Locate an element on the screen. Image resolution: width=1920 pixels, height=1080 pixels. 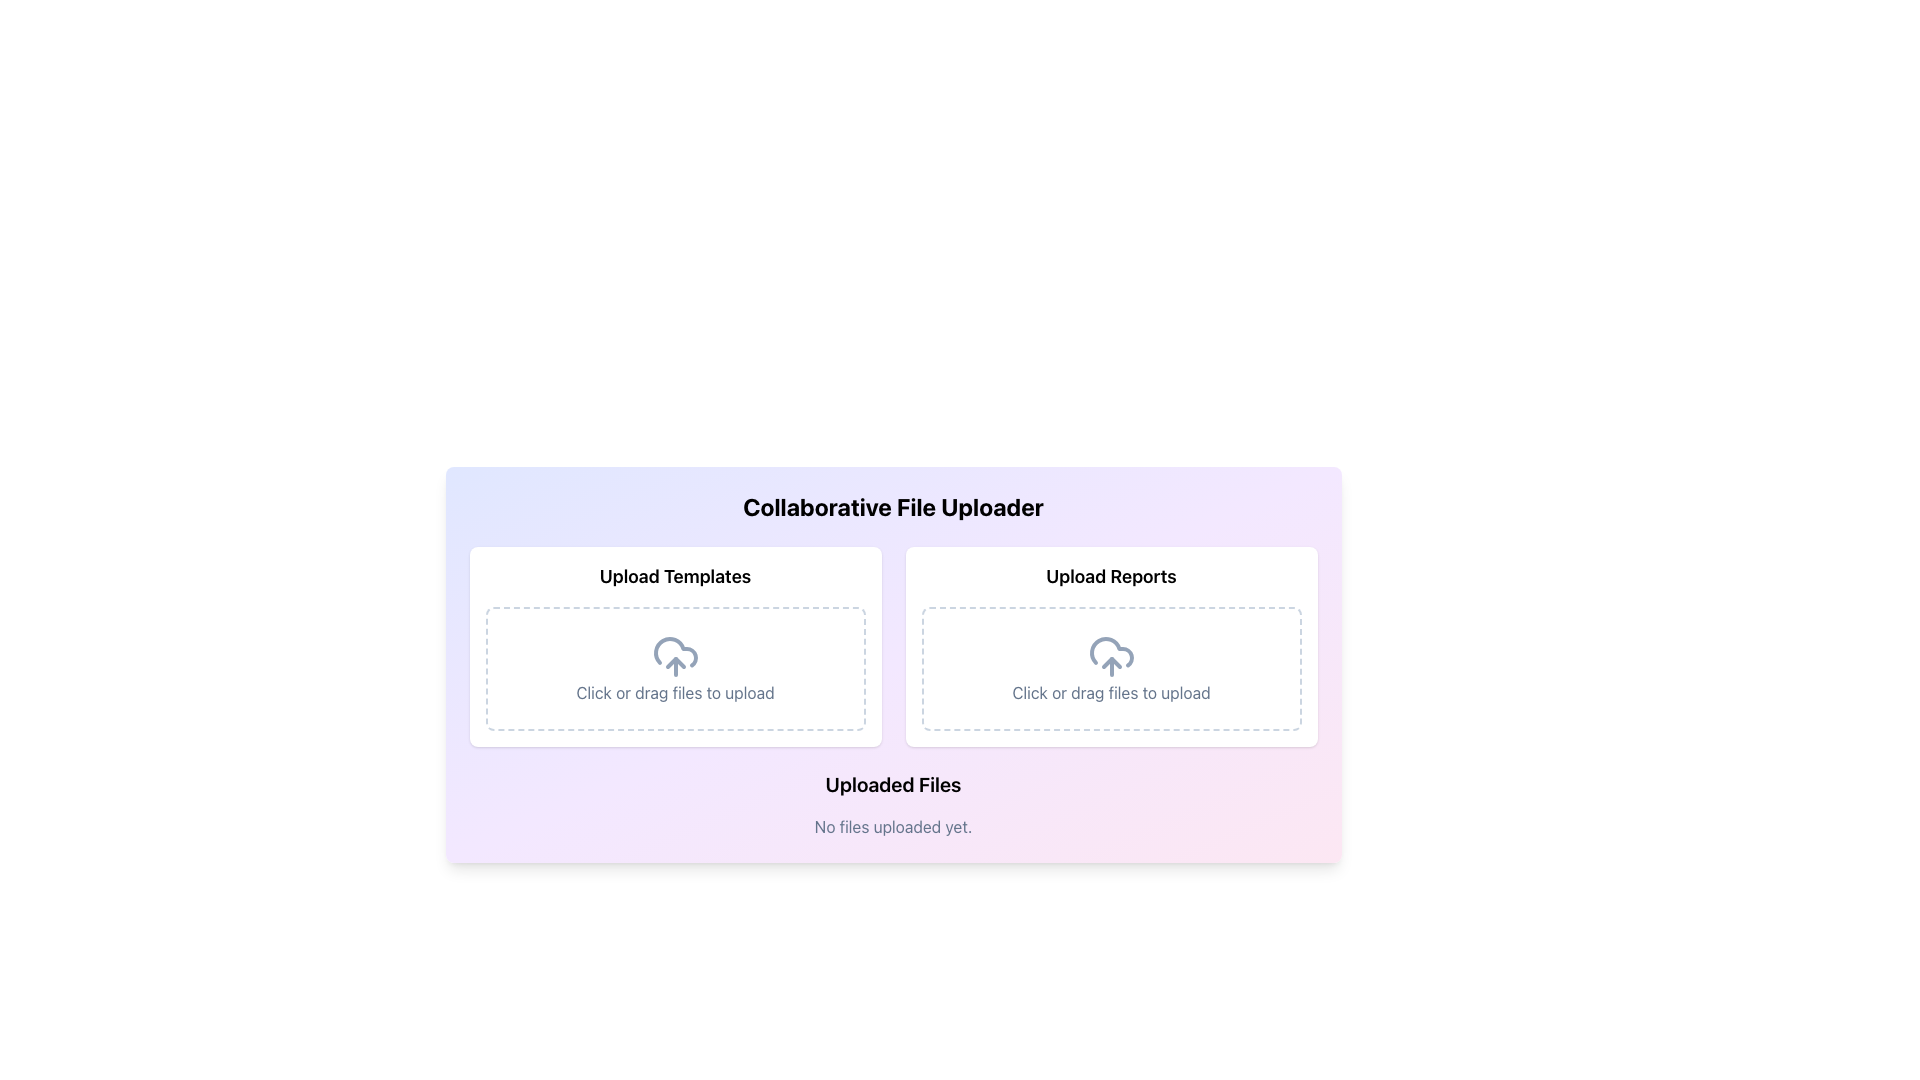
the upwards arrowhead icon within the cloud shape, indicating the upload functionality, located in the center of the 'Upload Templates' block is located at coordinates (675, 663).